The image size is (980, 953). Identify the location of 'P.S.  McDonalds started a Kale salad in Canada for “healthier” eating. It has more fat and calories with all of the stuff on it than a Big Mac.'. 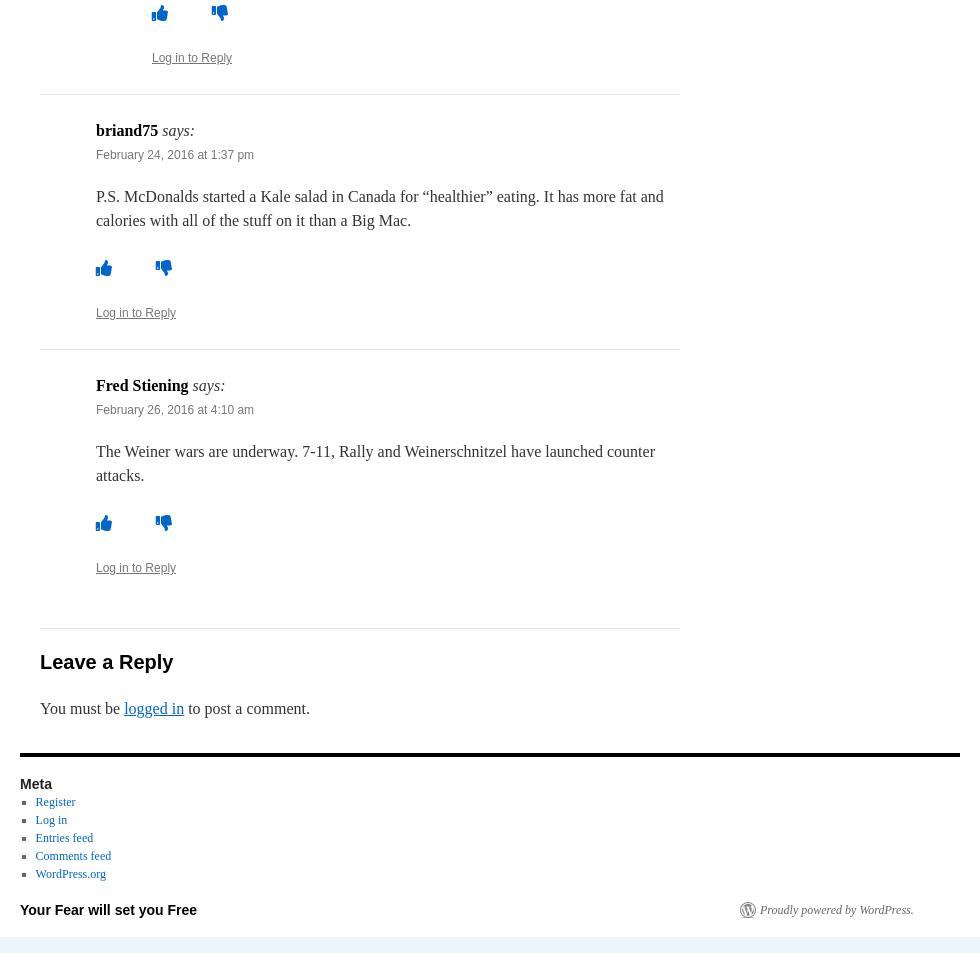
(379, 207).